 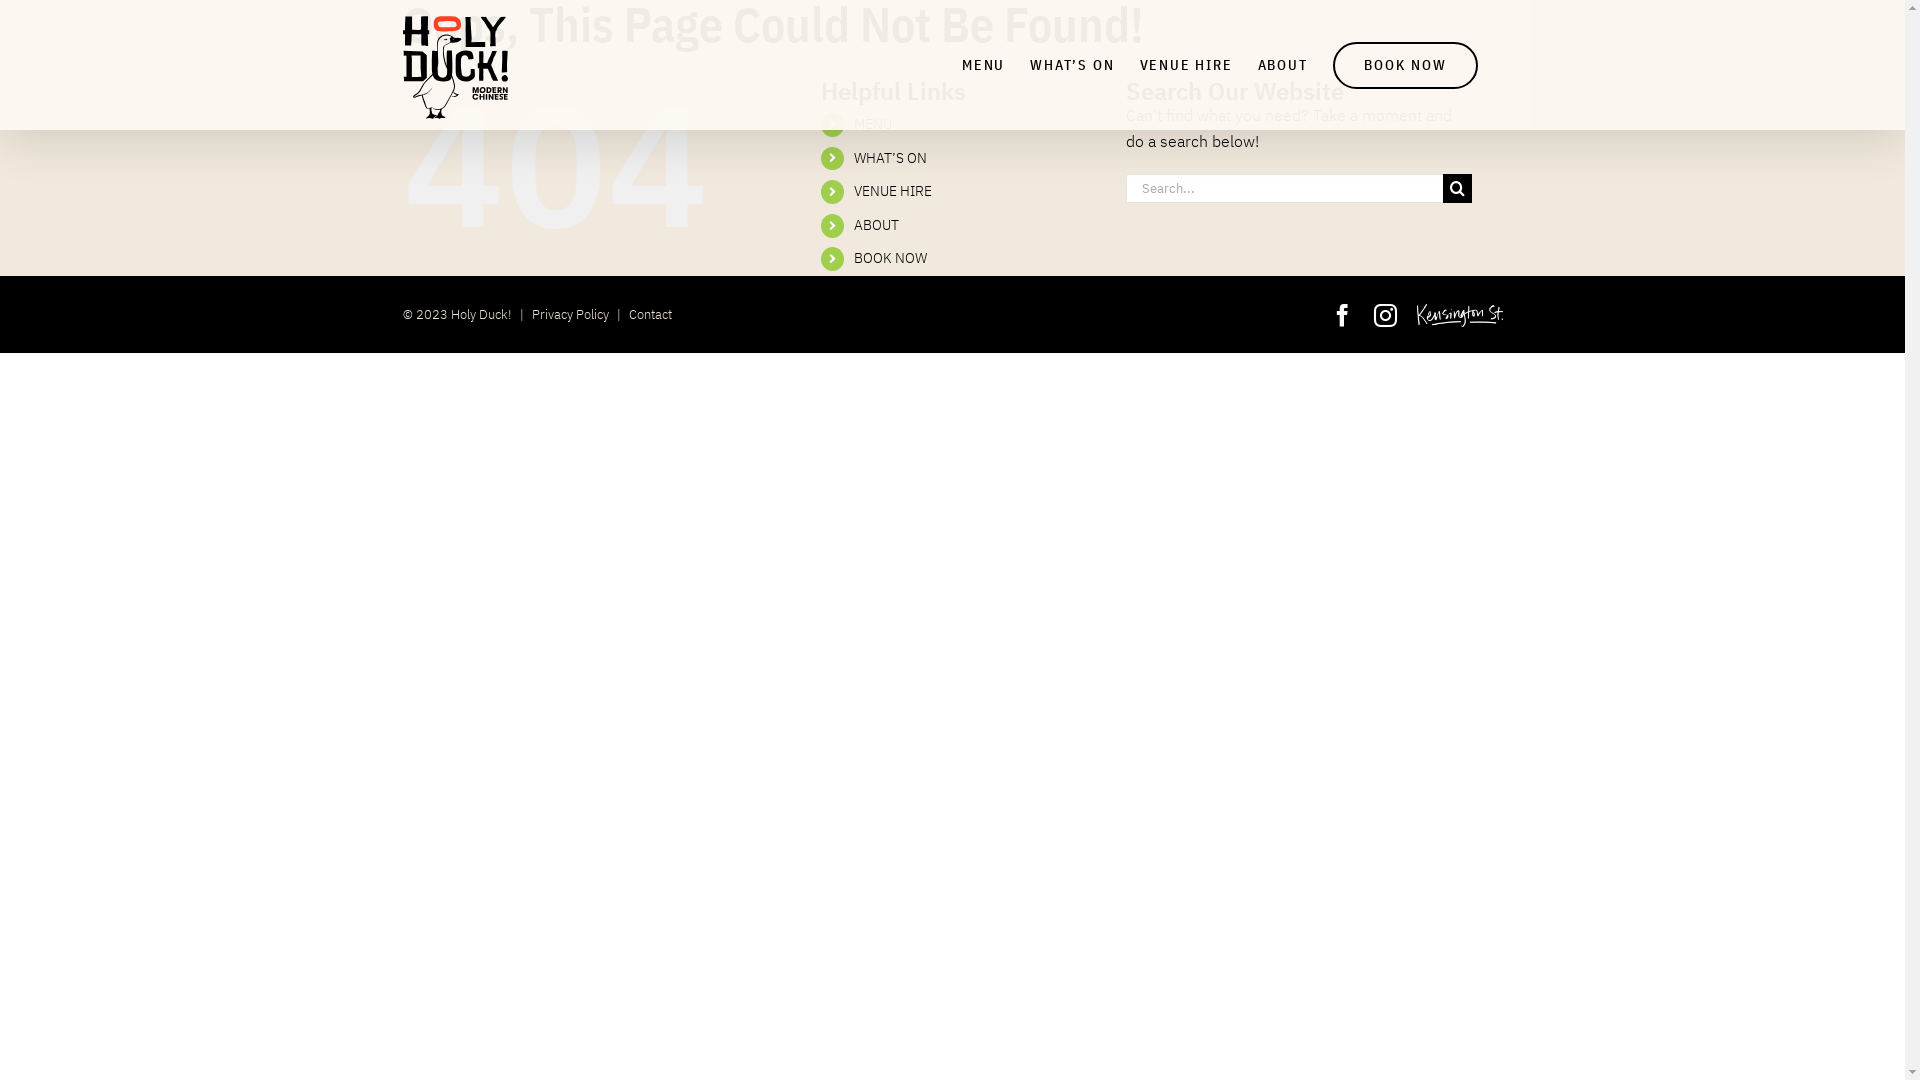 What do you see at coordinates (873, 123) in the screenshot?
I see `'MENU'` at bounding box center [873, 123].